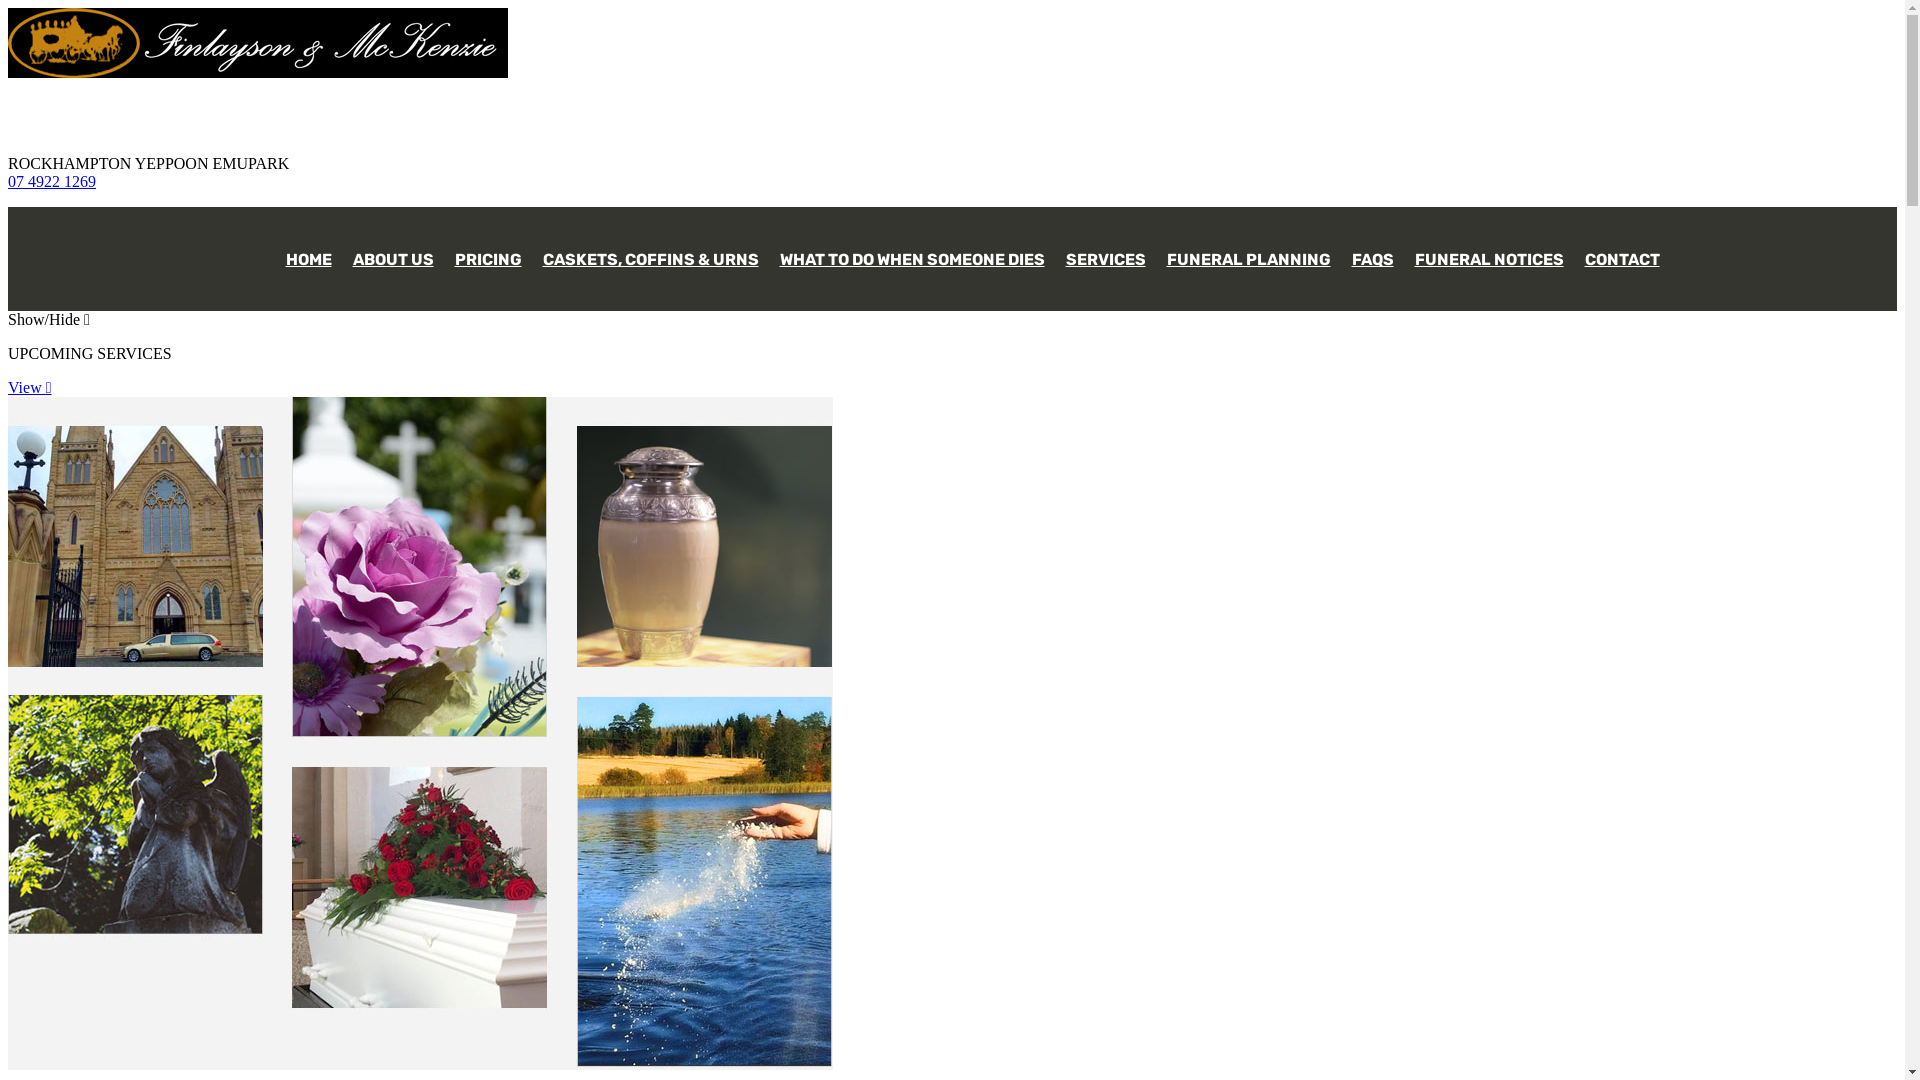 This screenshot has height=1080, width=1920. What do you see at coordinates (1371, 249) in the screenshot?
I see `'FAQS'` at bounding box center [1371, 249].